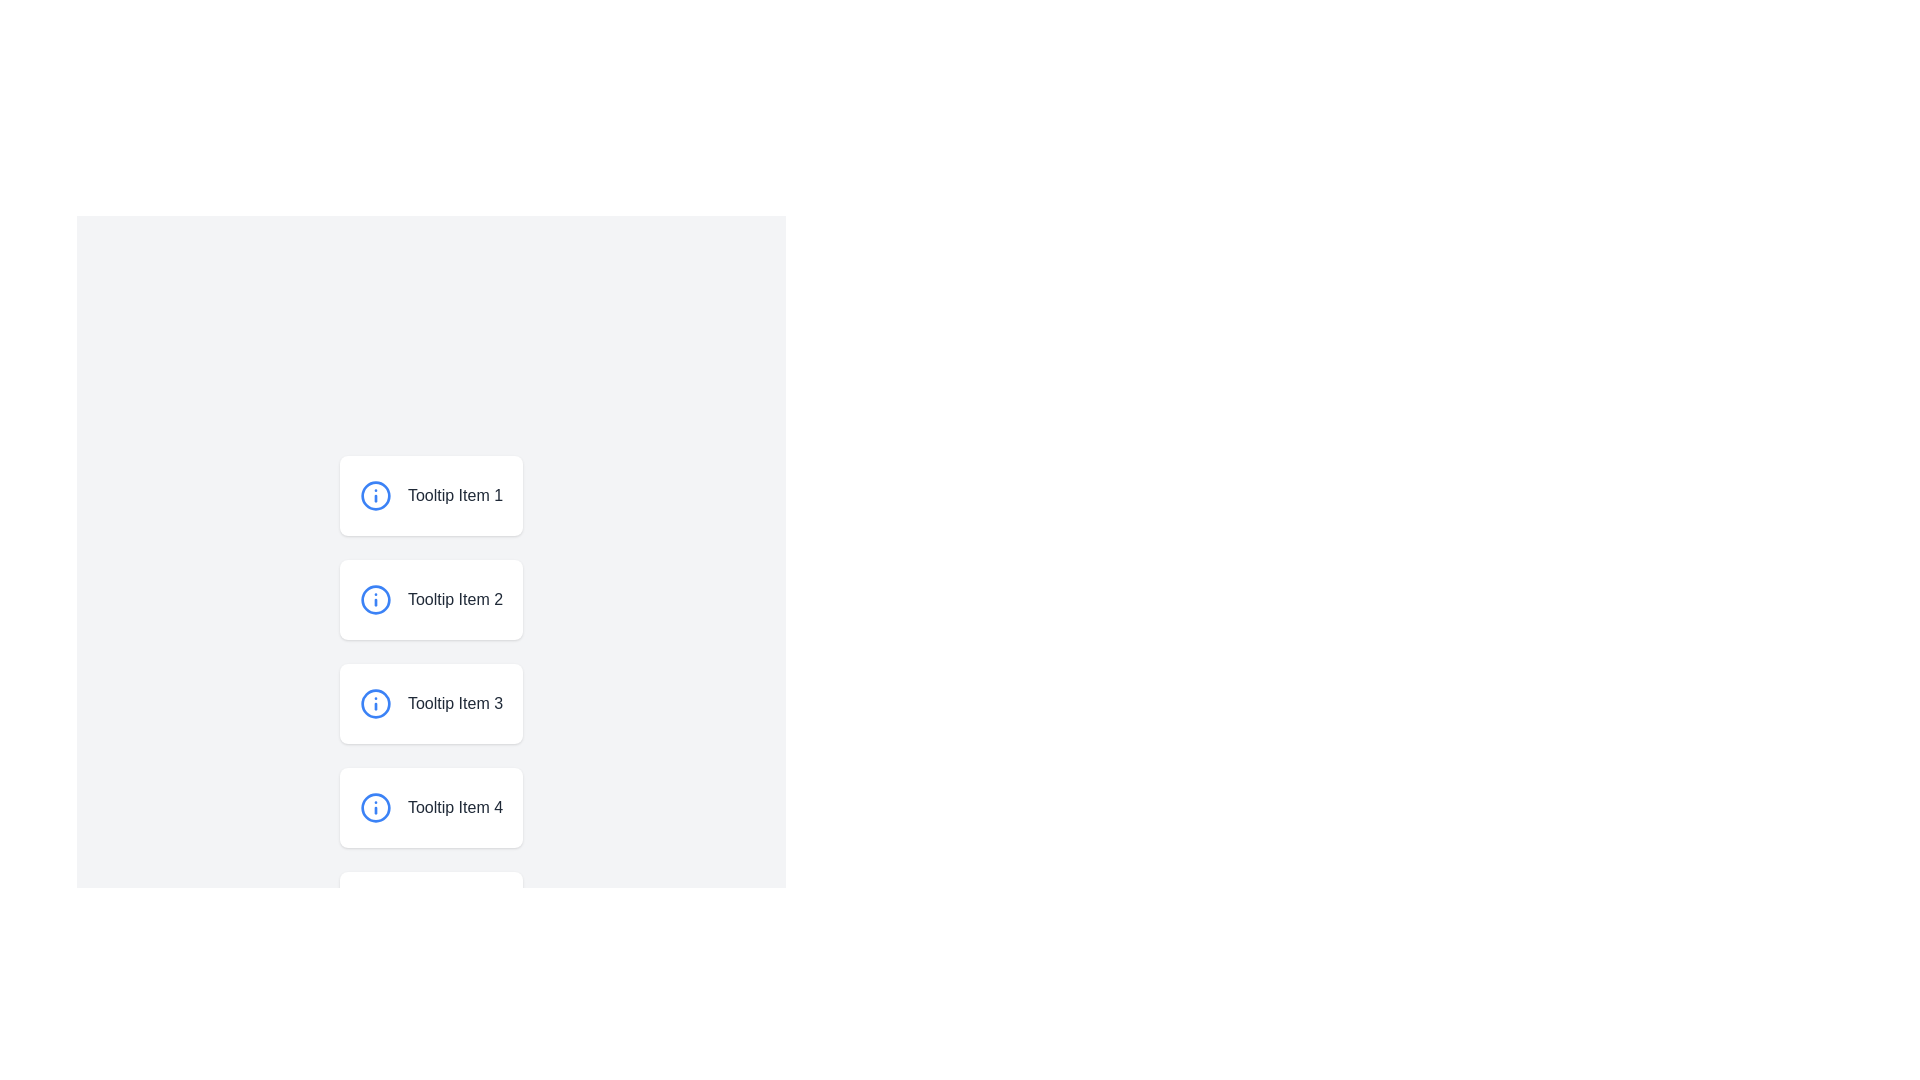 The image size is (1920, 1080). What do you see at coordinates (375, 703) in the screenshot?
I see `the SVG icon located to the left of 'Tooltip Item 3' in the third row of the vertical list, which serves as a visual cue for additional information` at bounding box center [375, 703].